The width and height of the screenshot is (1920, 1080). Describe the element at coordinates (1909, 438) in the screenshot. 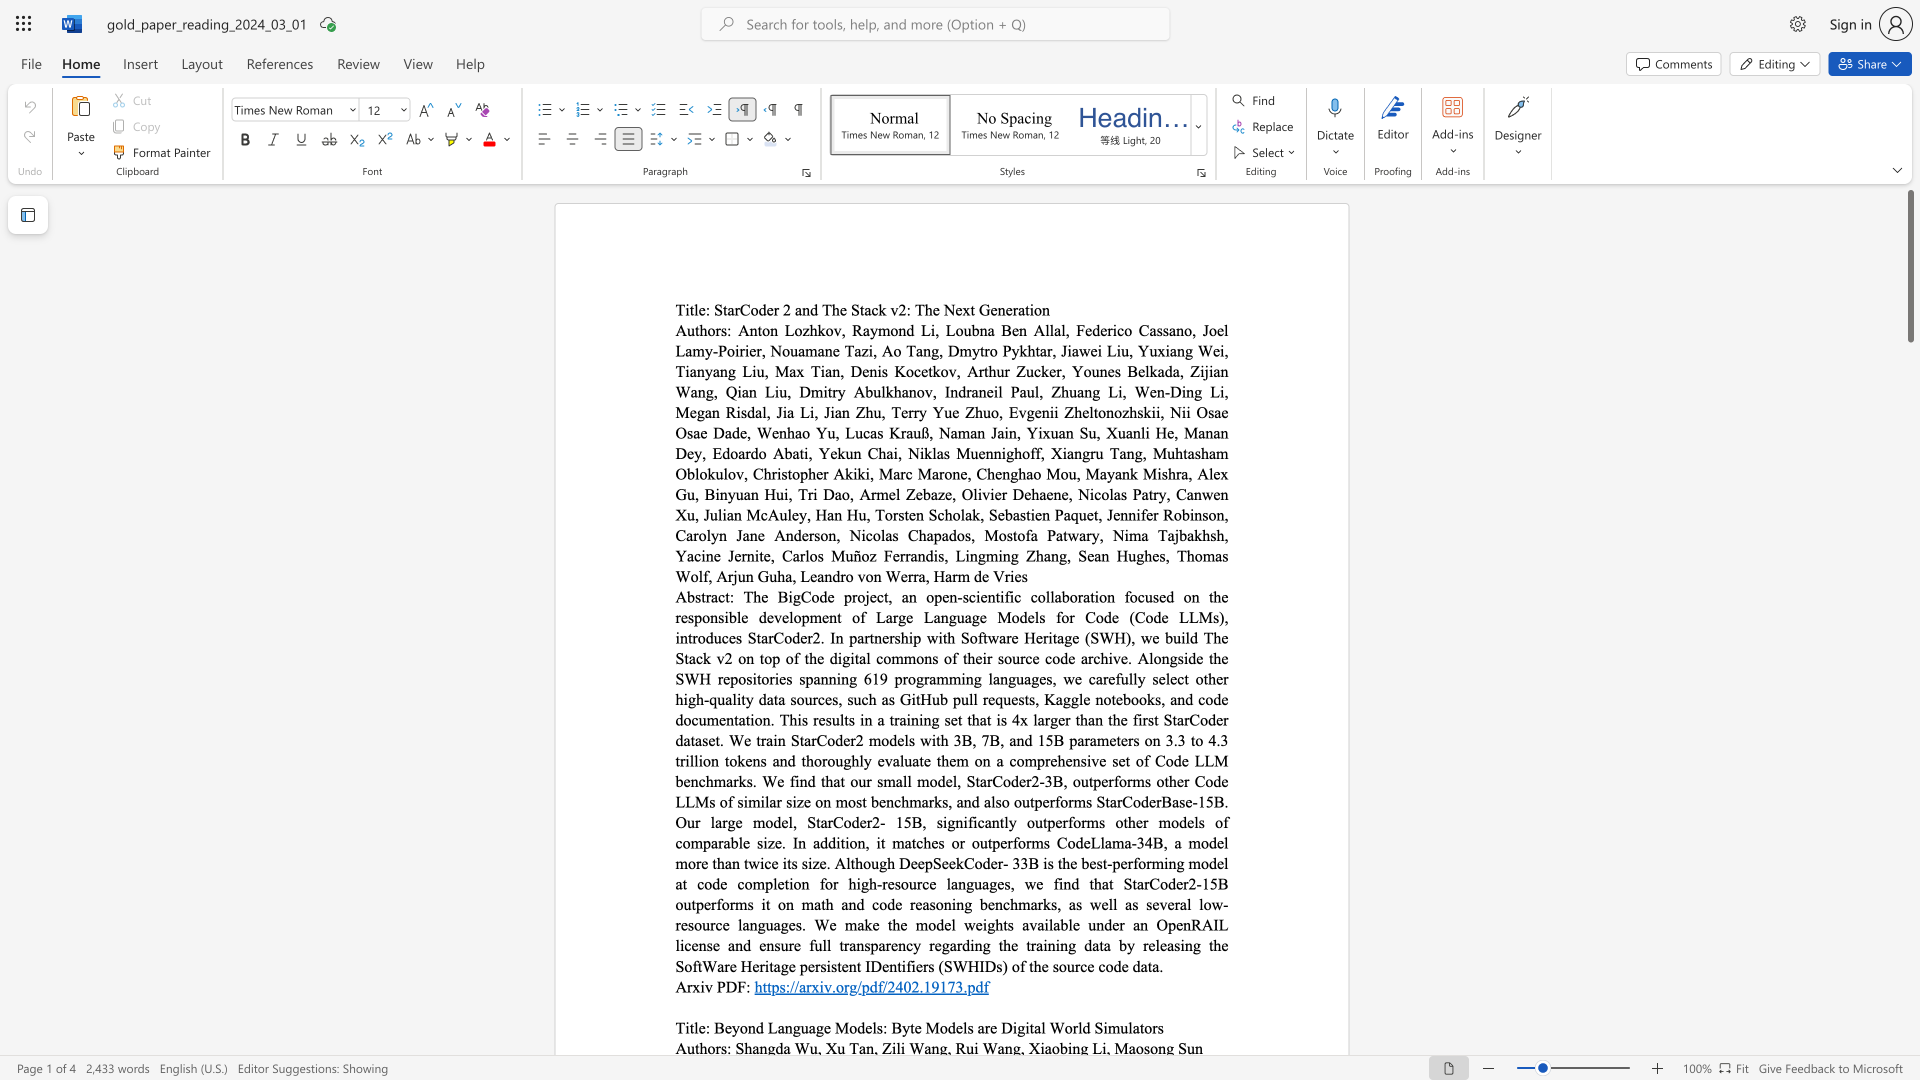

I see `the scrollbar to scroll the page down` at that location.